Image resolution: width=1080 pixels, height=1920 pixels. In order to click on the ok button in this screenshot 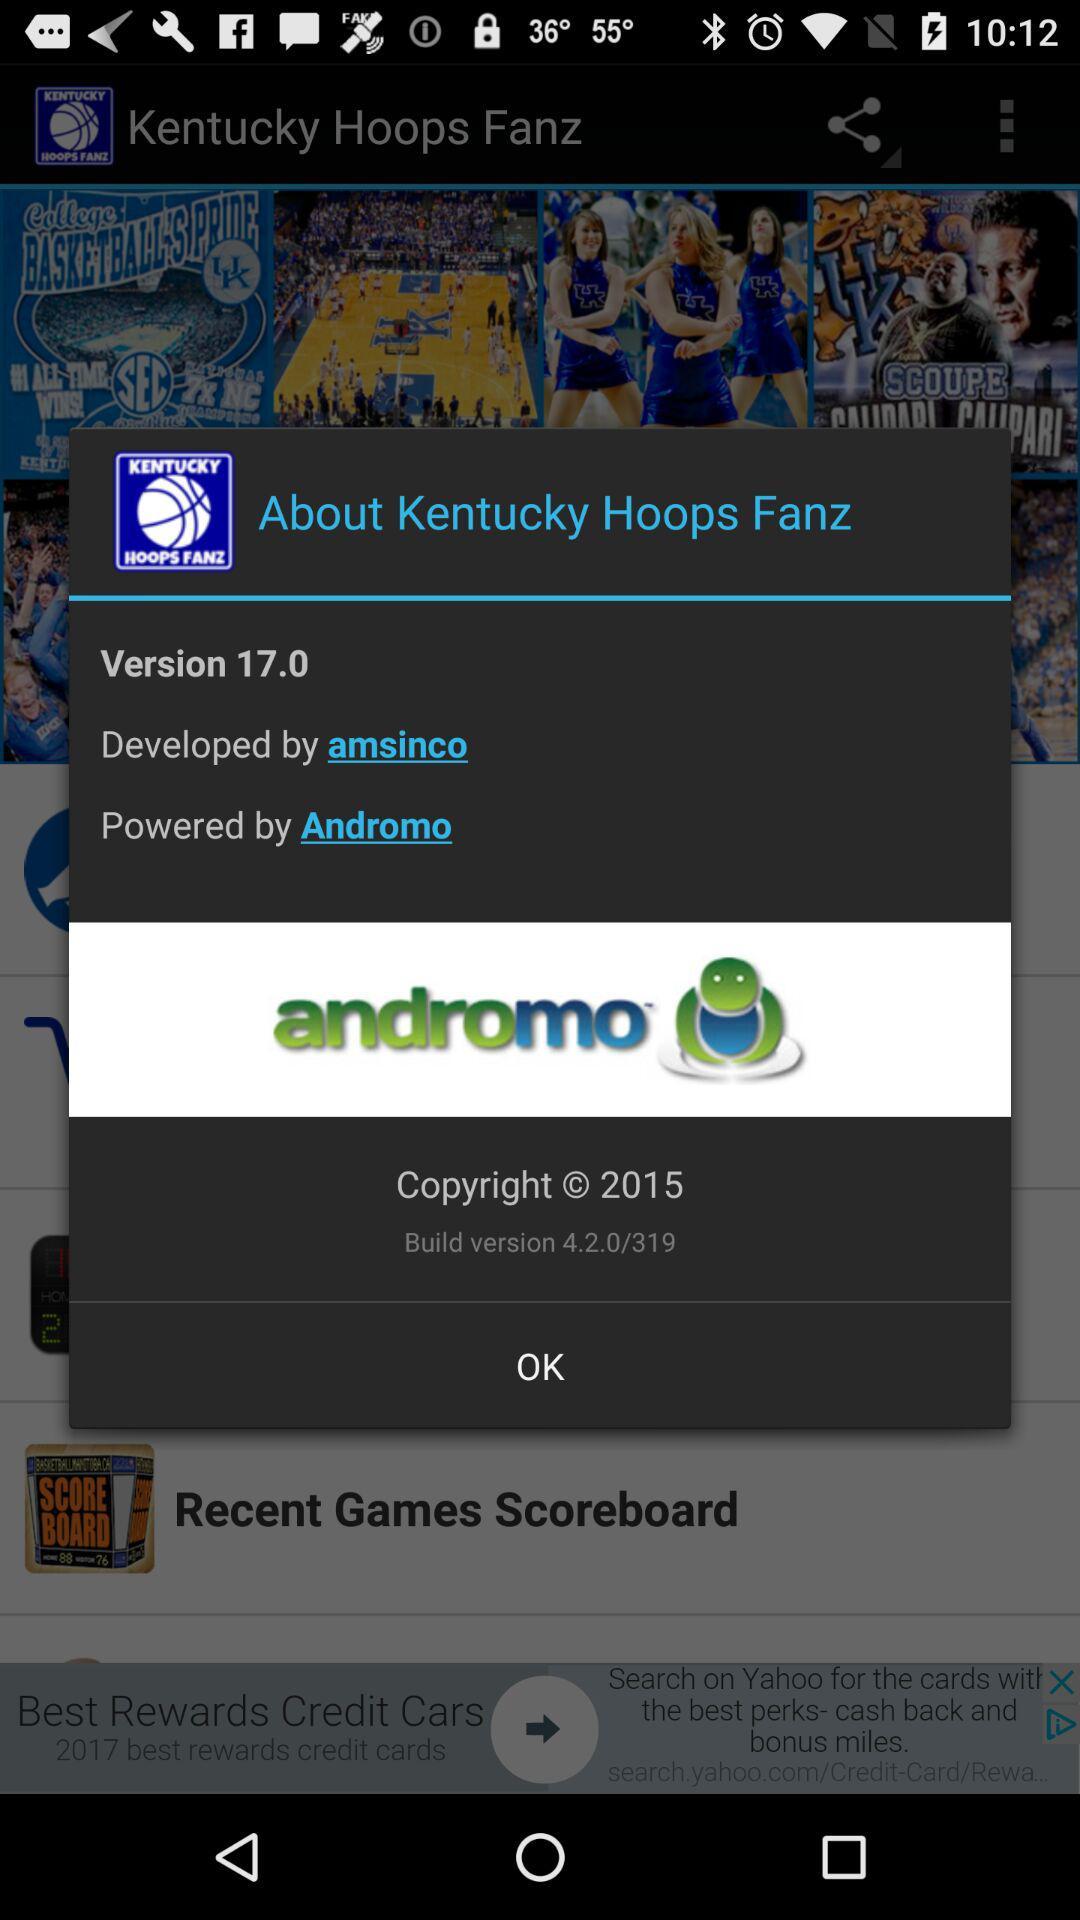, I will do `click(540, 1364)`.